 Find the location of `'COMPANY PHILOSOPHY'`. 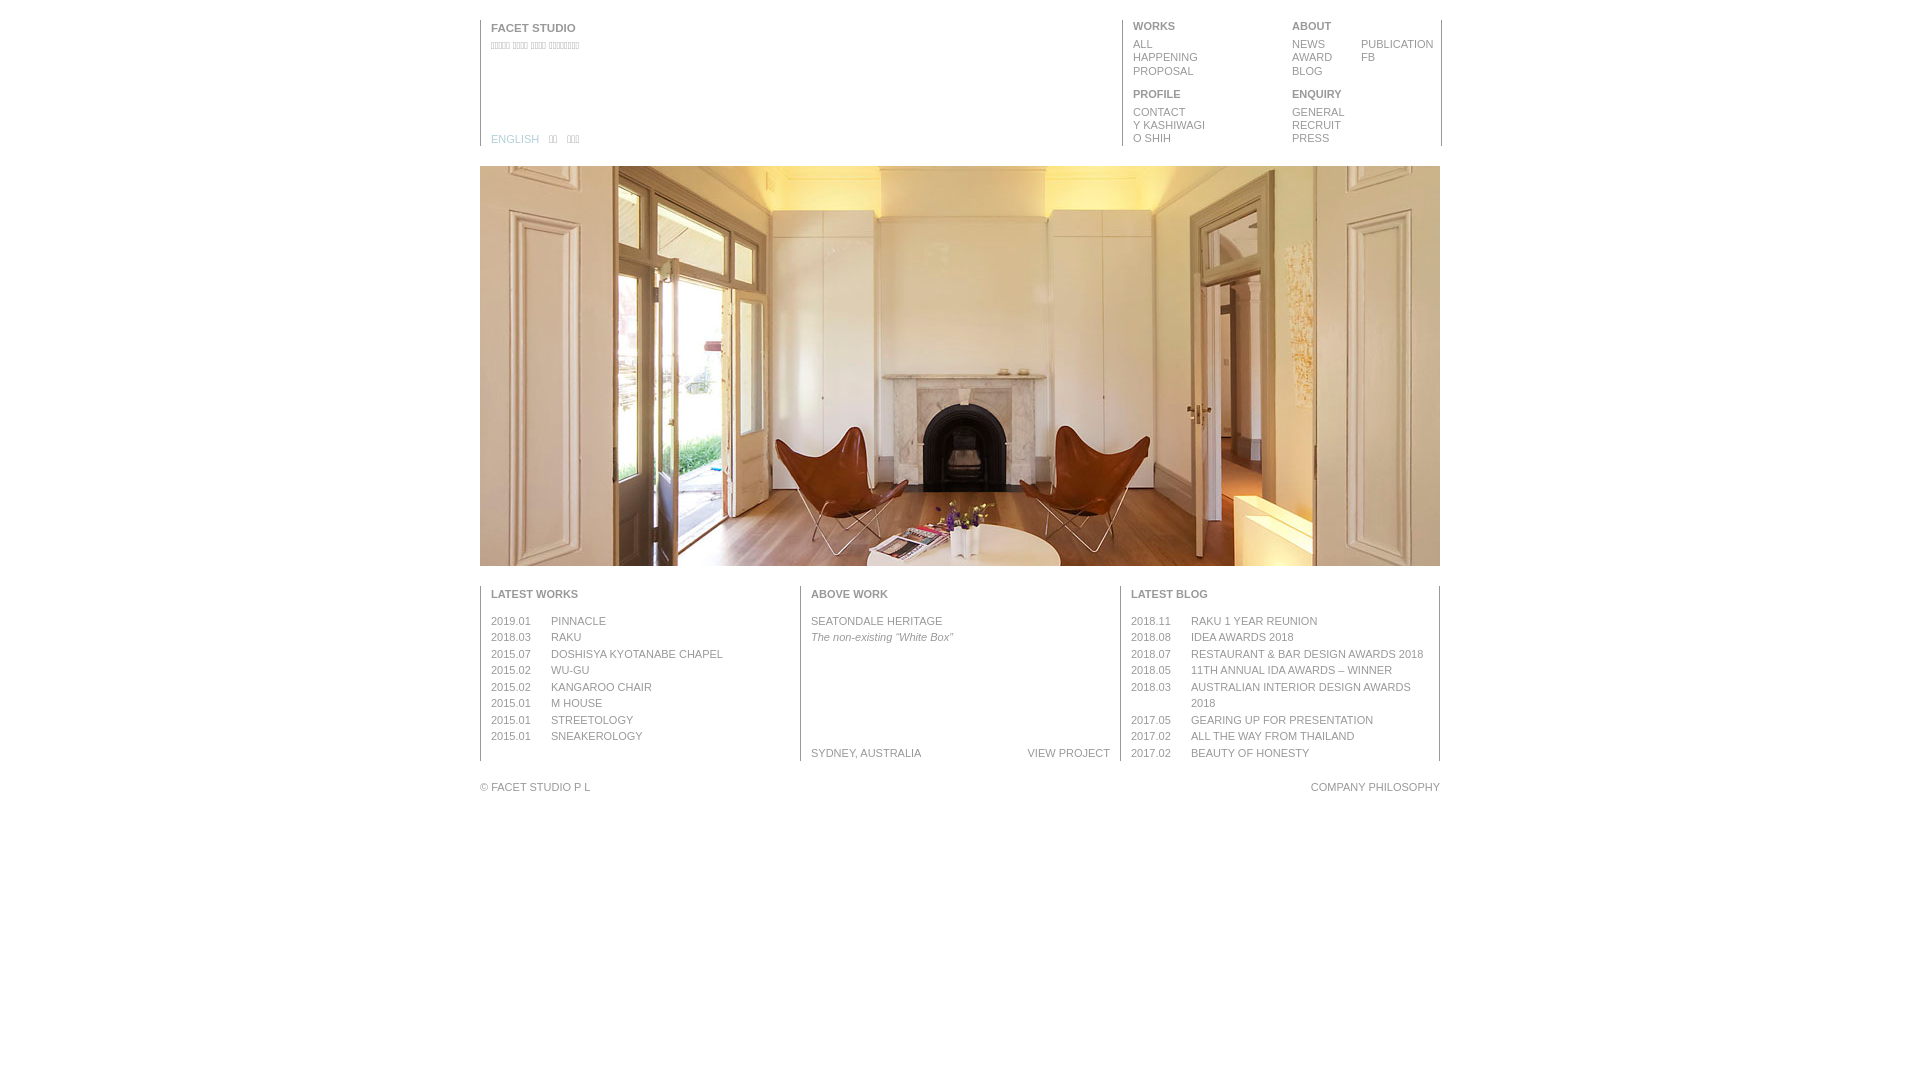

'COMPANY PHILOSOPHY' is located at coordinates (1374, 785).